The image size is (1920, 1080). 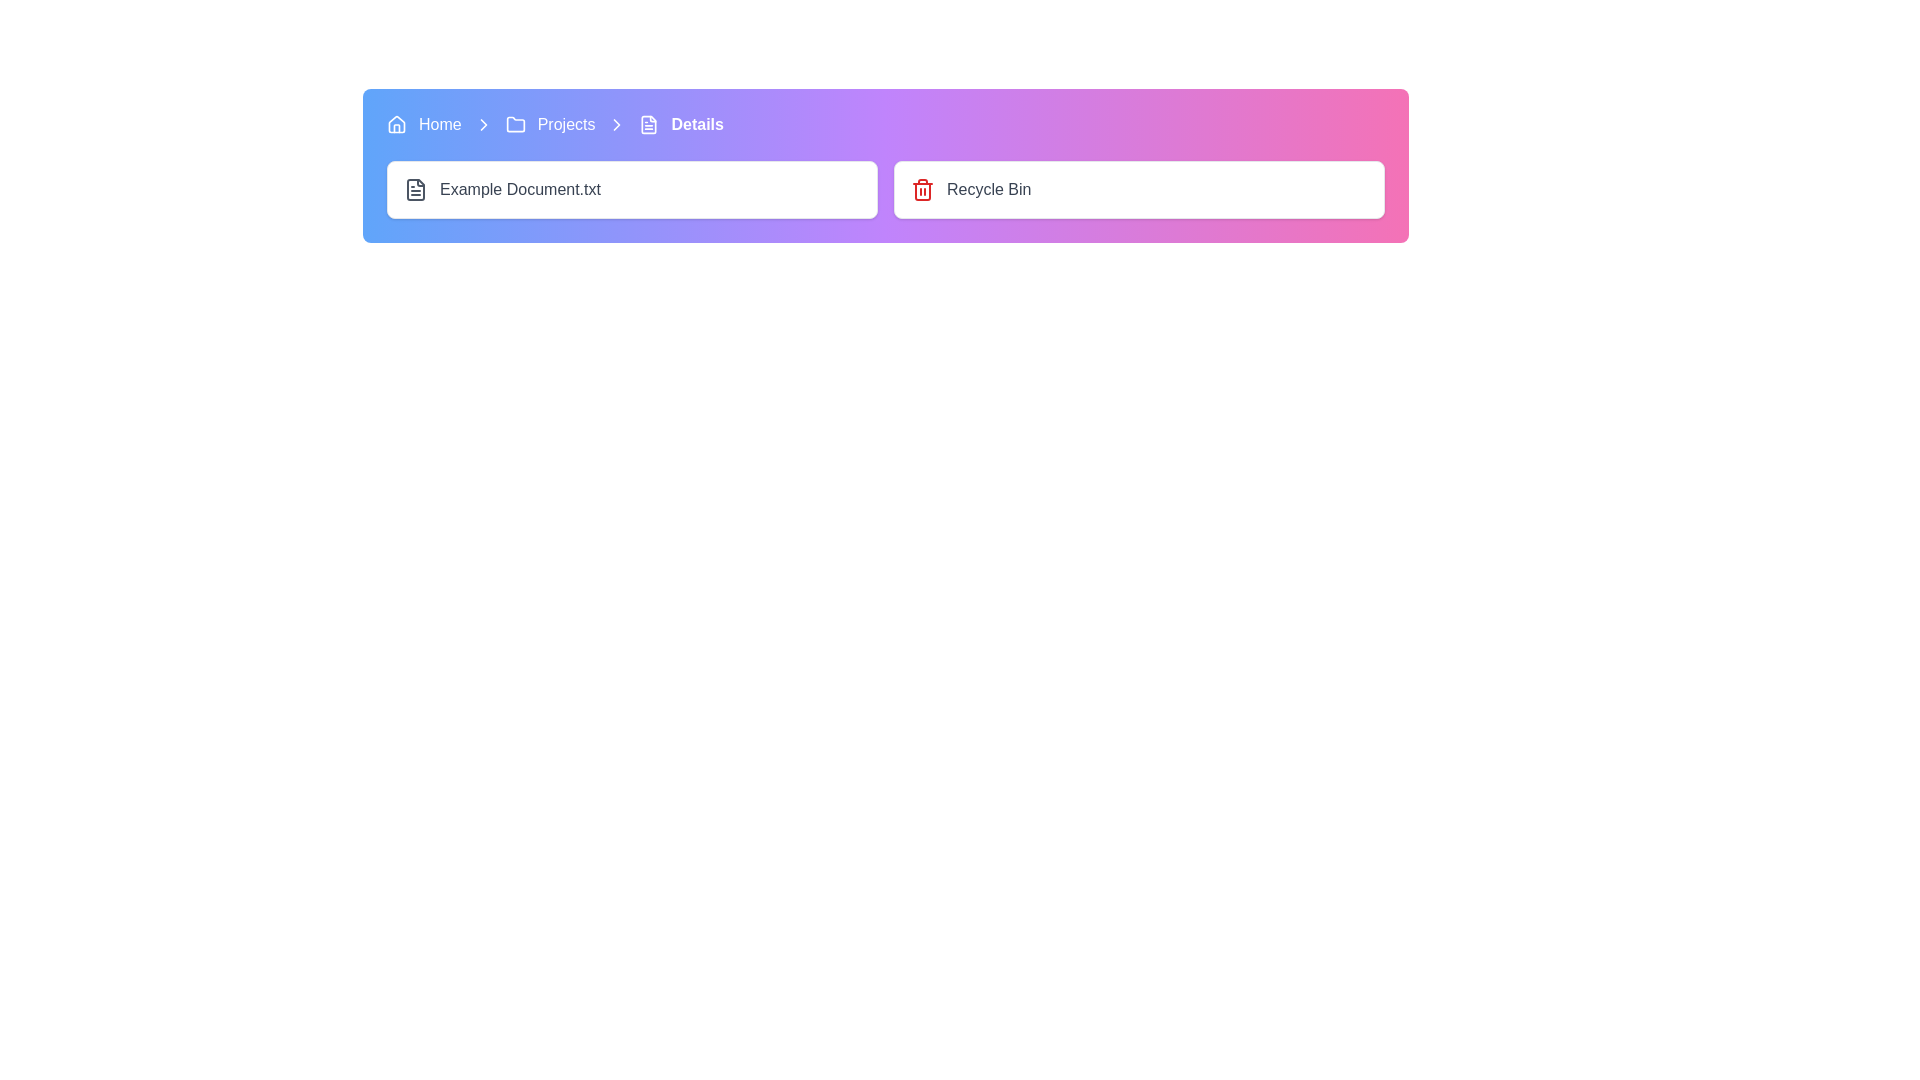 I want to click on the 'Home' icon in the breadcrumb navigation bar, so click(x=397, y=123).